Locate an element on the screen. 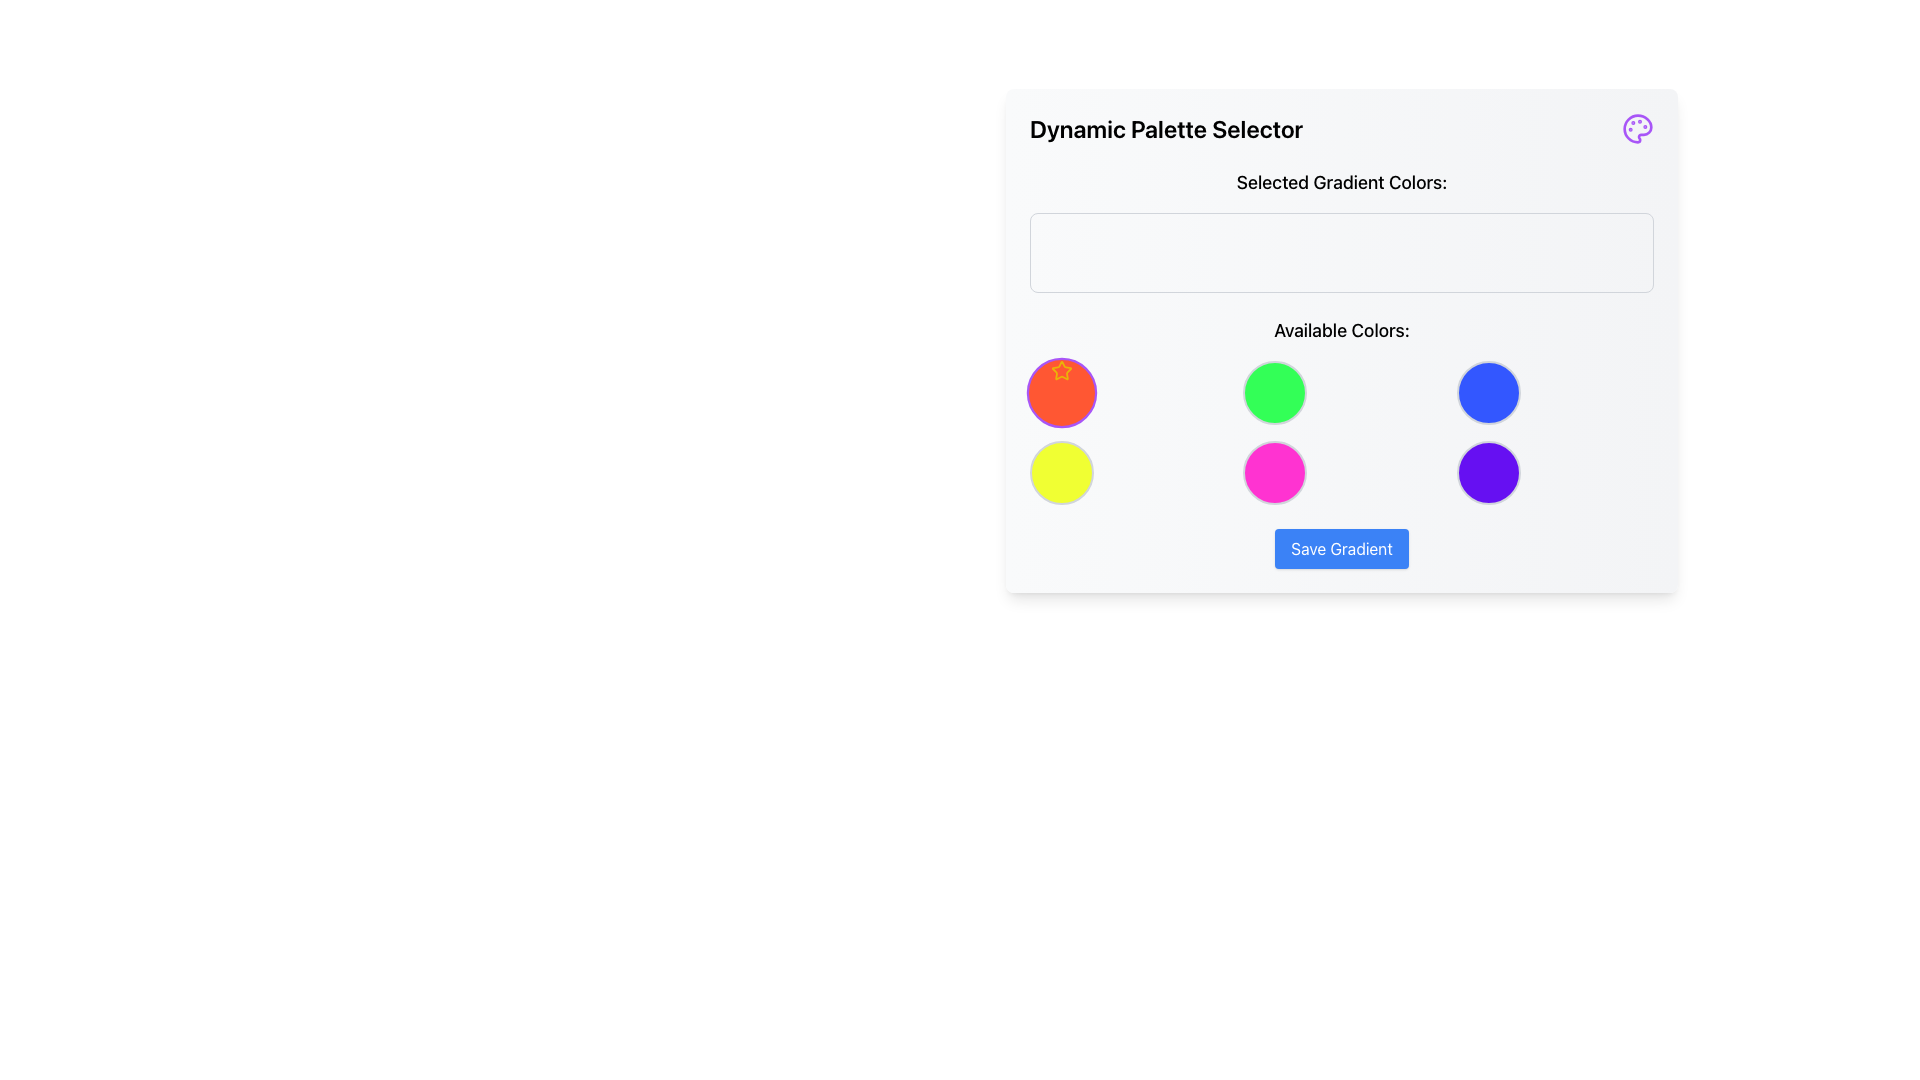 The width and height of the screenshot is (1920, 1080). the blue 'Save Gradient' button with rounded corners located at the bottom center of the 'Dynamic Palette Selector' panel is located at coordinates (1342, 548).